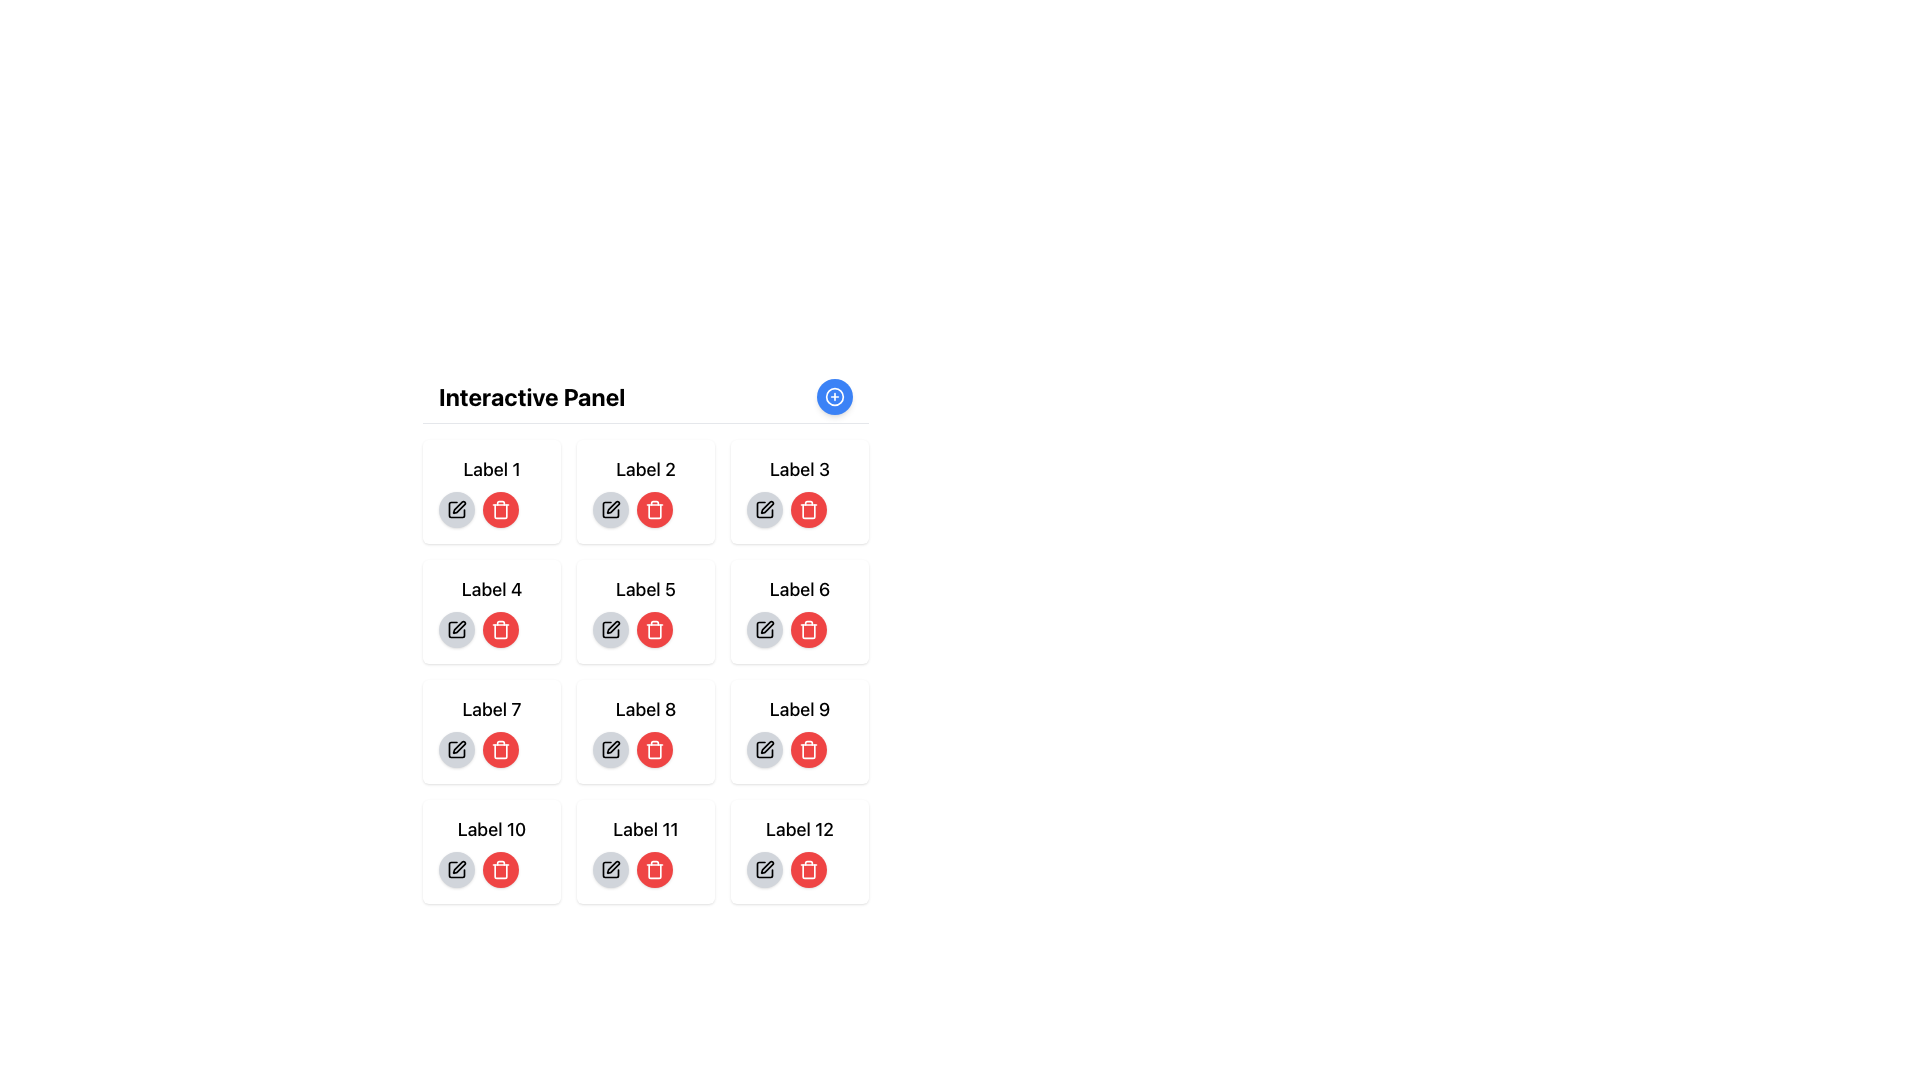 The height and width of the screenshot is (1080, 1920). What do you see at coordinates (455, 508) in the screenshot?
I see `the edit button located to the left of the red circular button under 'Label 1'` at bounding box center [455, 508].